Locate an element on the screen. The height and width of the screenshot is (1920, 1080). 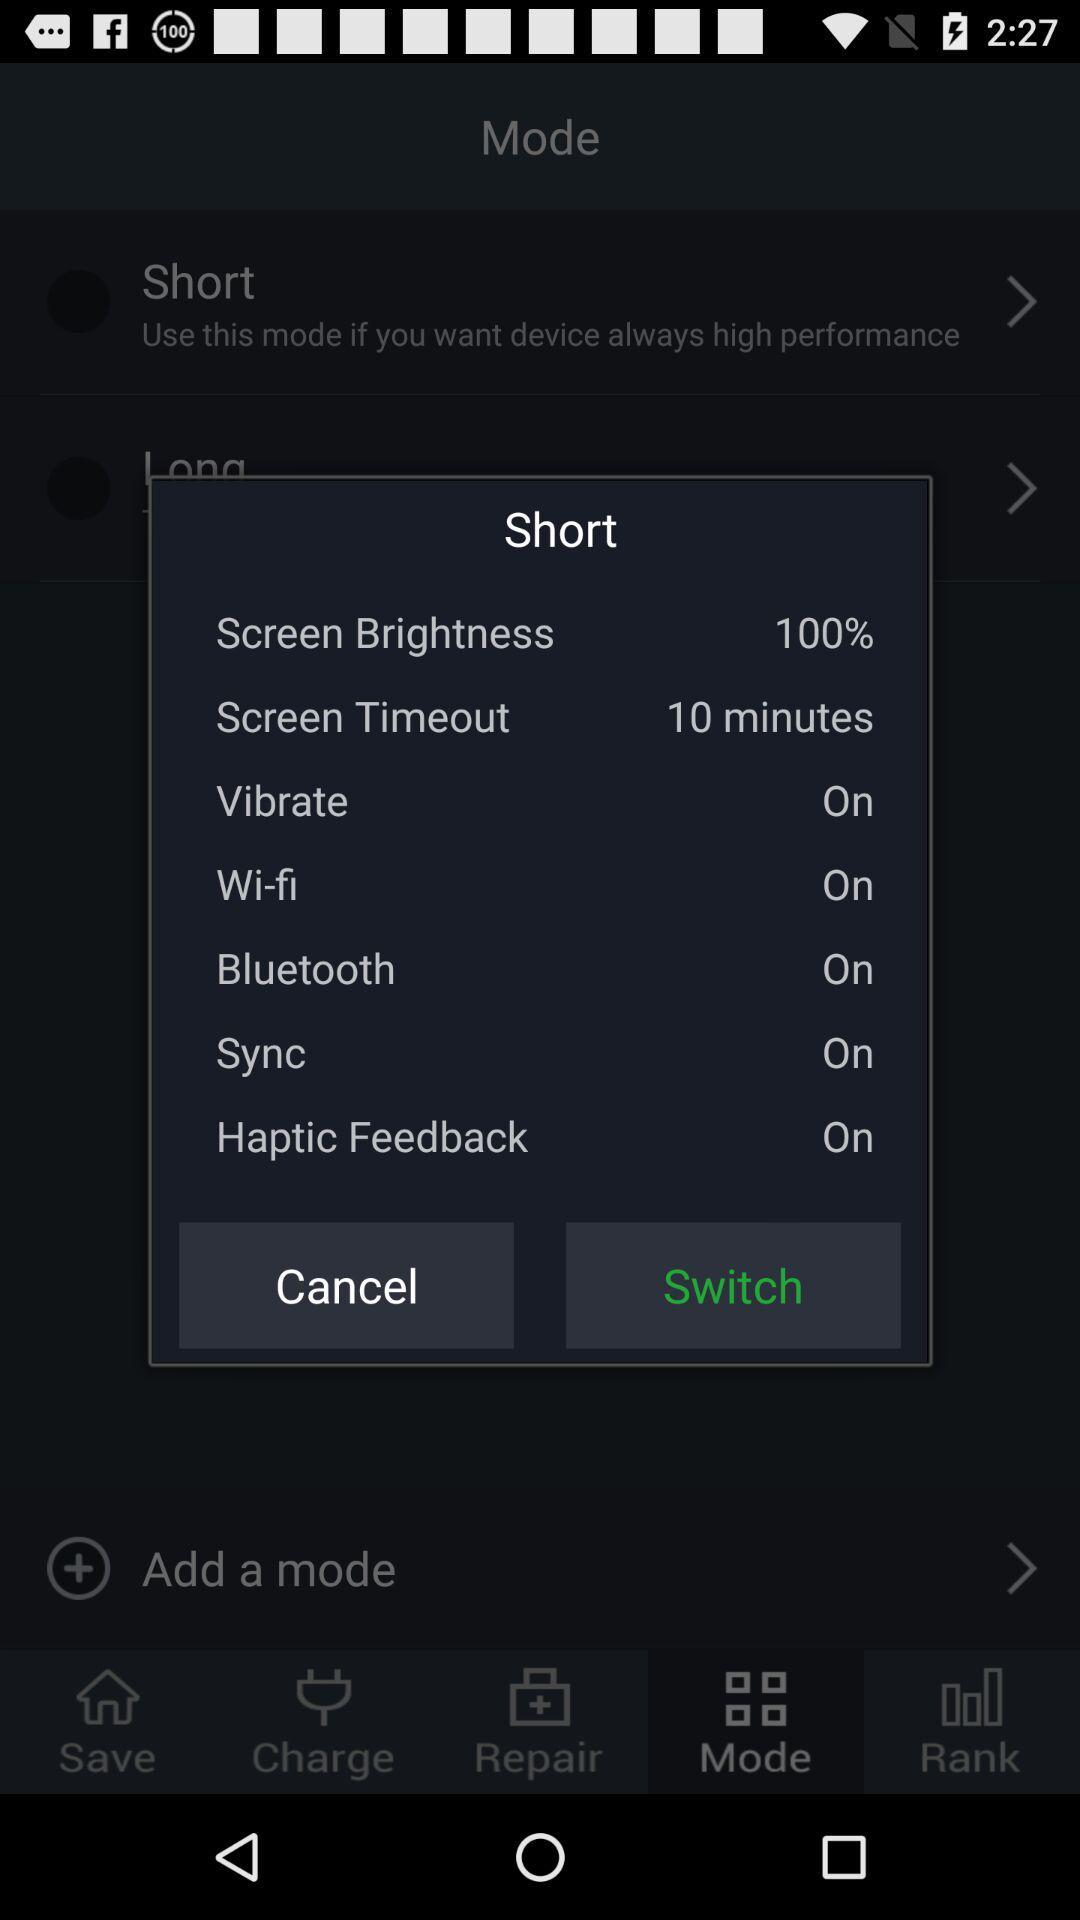
icon to the right of cancel is located at coordinates (733, 1285).